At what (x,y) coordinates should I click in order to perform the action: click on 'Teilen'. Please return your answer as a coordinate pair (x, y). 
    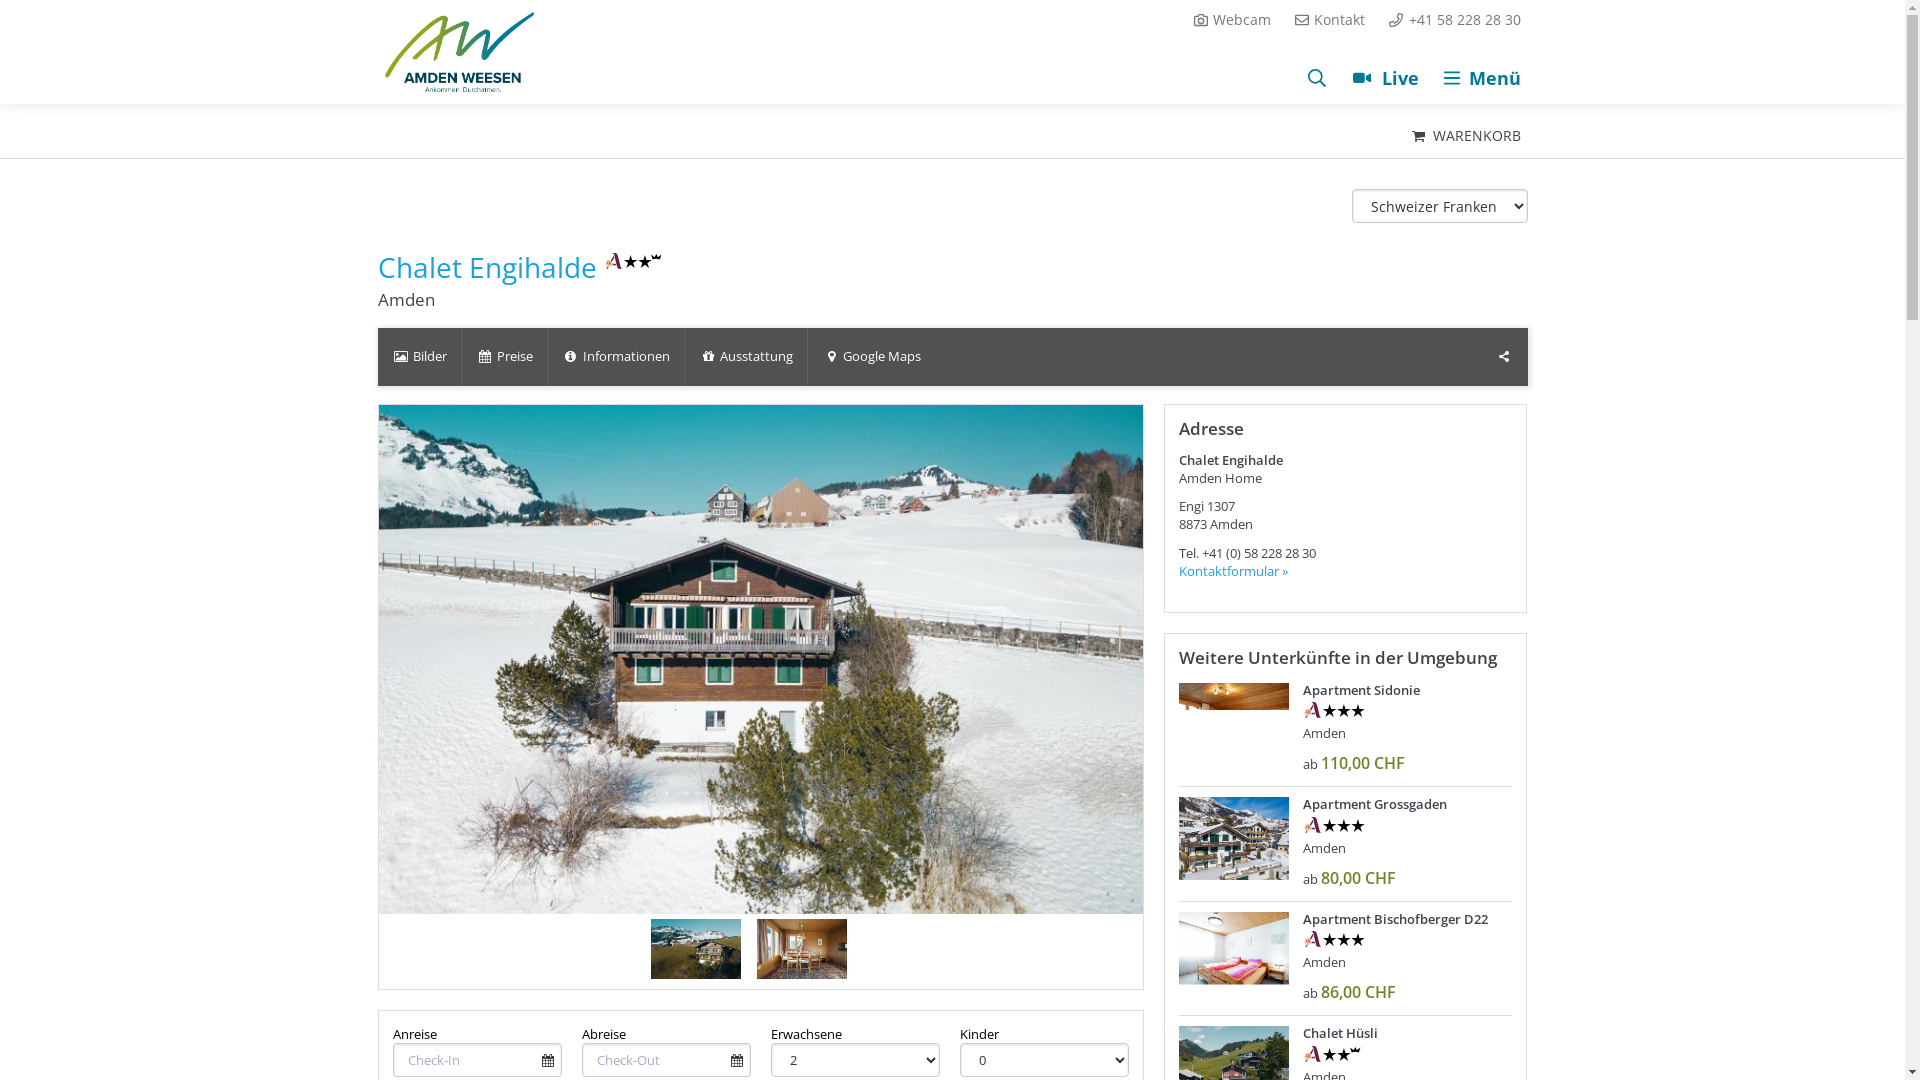
    Looking at the image, I should click on (1503, 356).